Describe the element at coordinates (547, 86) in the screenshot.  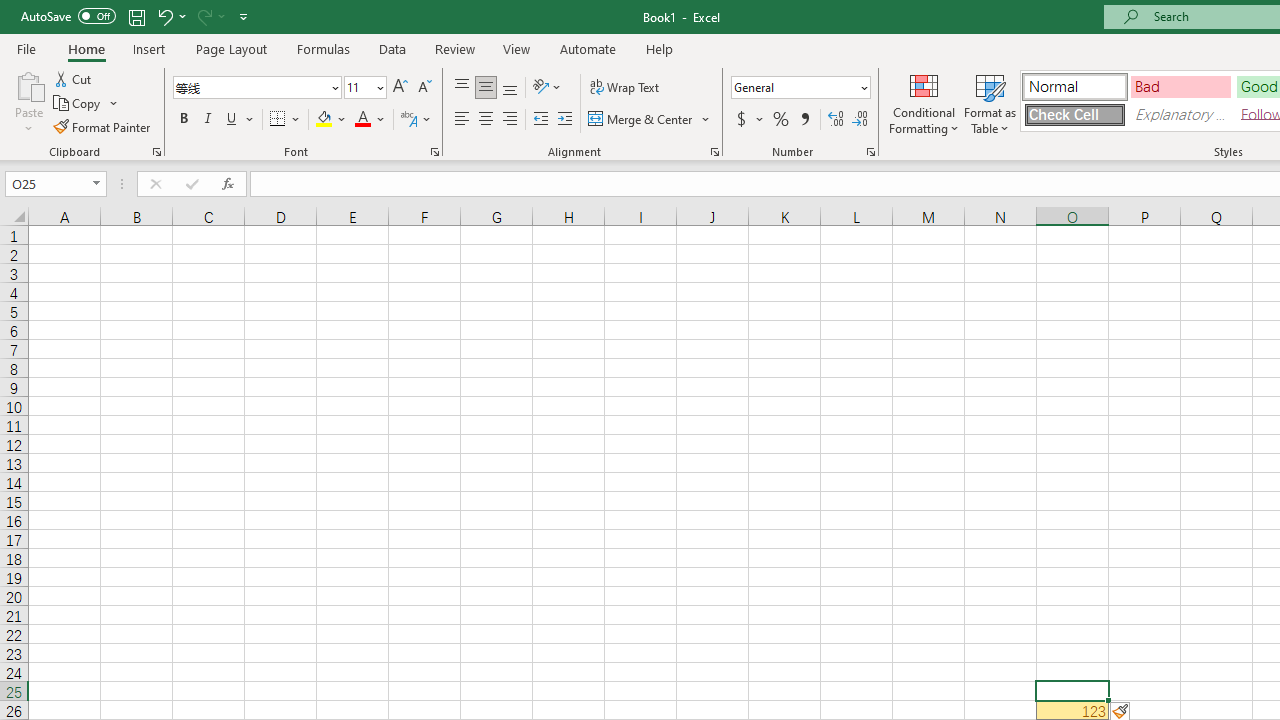
I see `'Orientation'` at that location.